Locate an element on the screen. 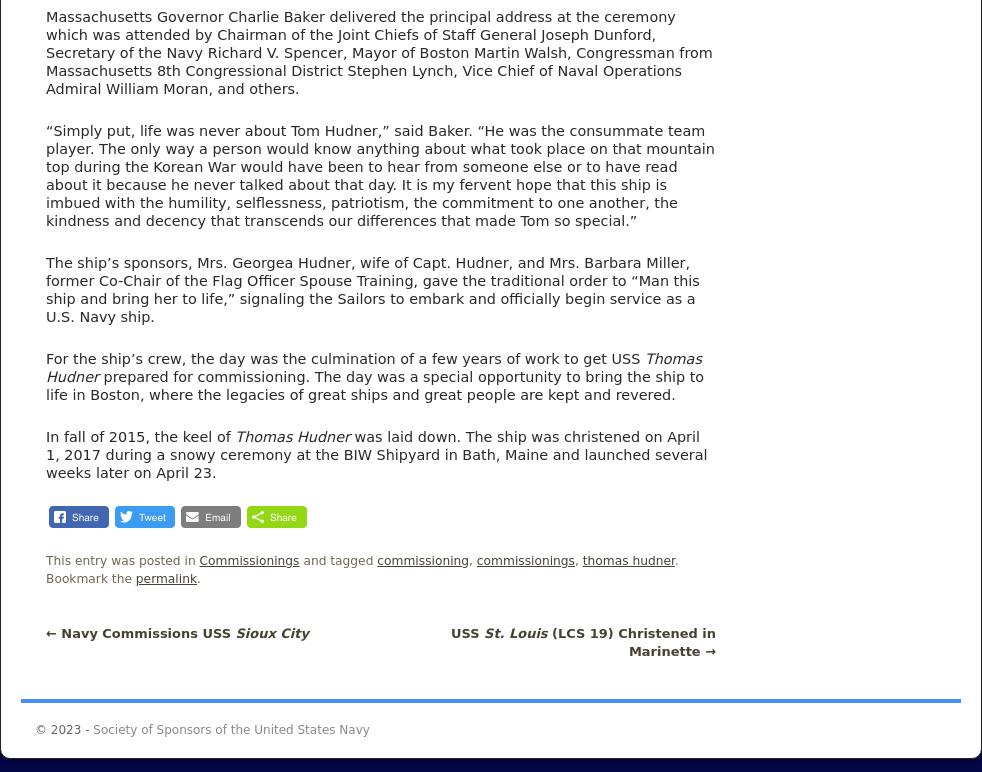 This screenshot has width=982, height=772. 'was laid down. The ship was christened on April 1, 2017 during a snowy ceremony at the BIW Shipyard in Bath, Maine and launched several weeks later on April 23.' is located at coordinates (44, 454).